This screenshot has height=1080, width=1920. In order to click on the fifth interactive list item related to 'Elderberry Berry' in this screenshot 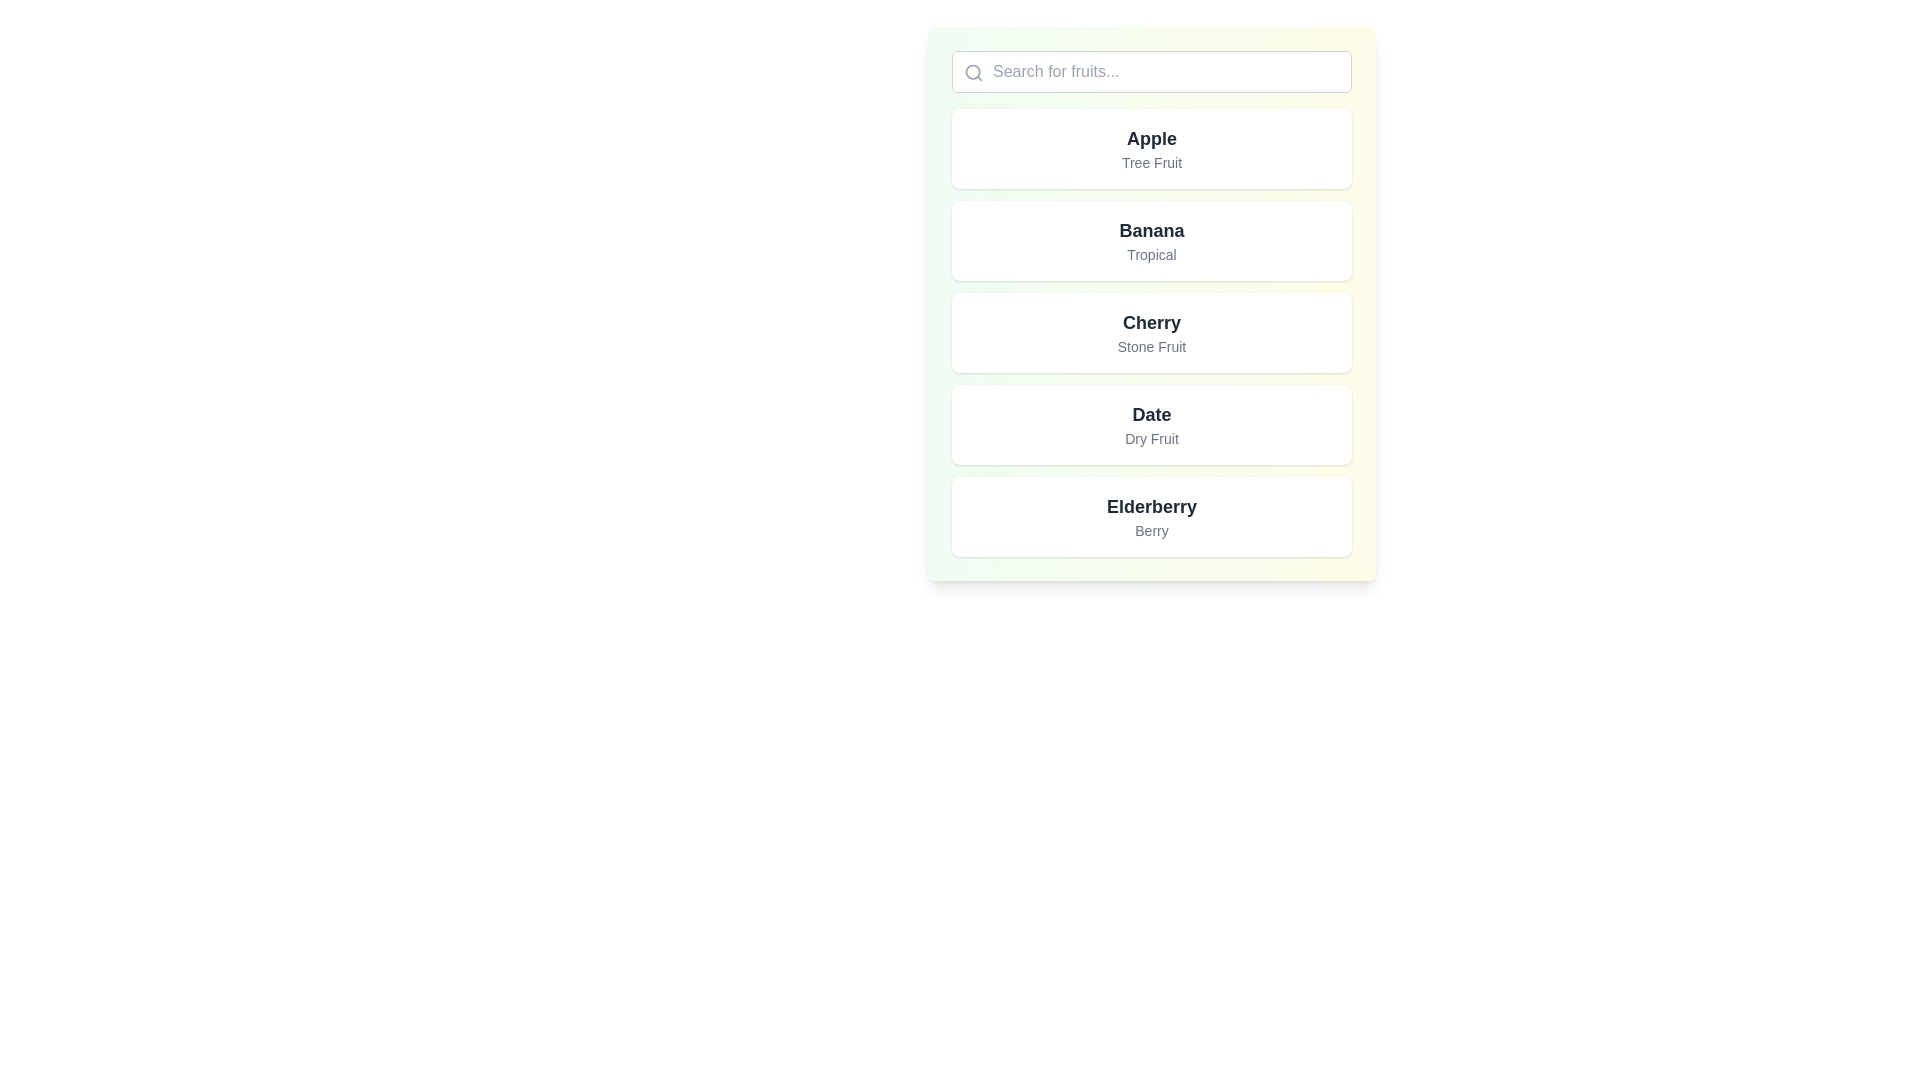, I will do `click(1152, 515)`.